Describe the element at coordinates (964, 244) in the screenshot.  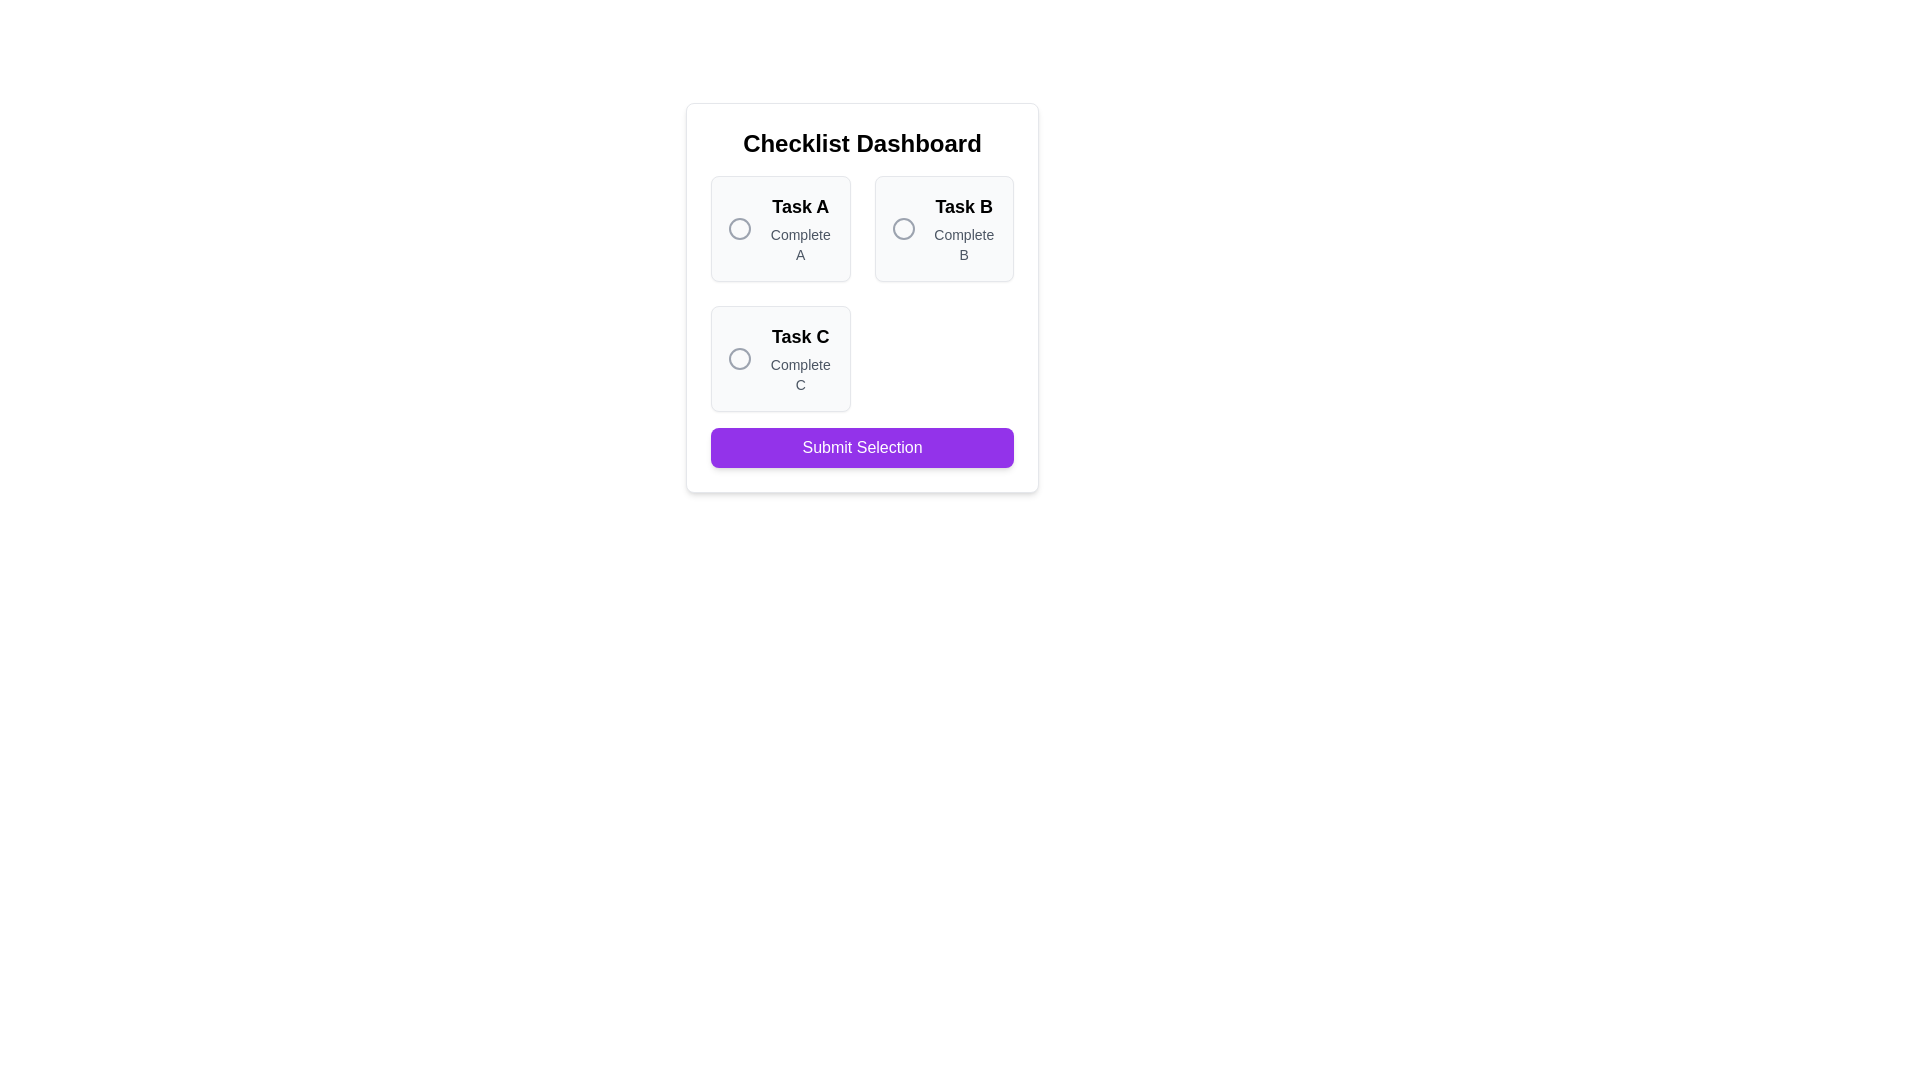
I see `the text label 'Complete B' which is part of the checklist item located below 'Task B' in the second checklist card` at that location.